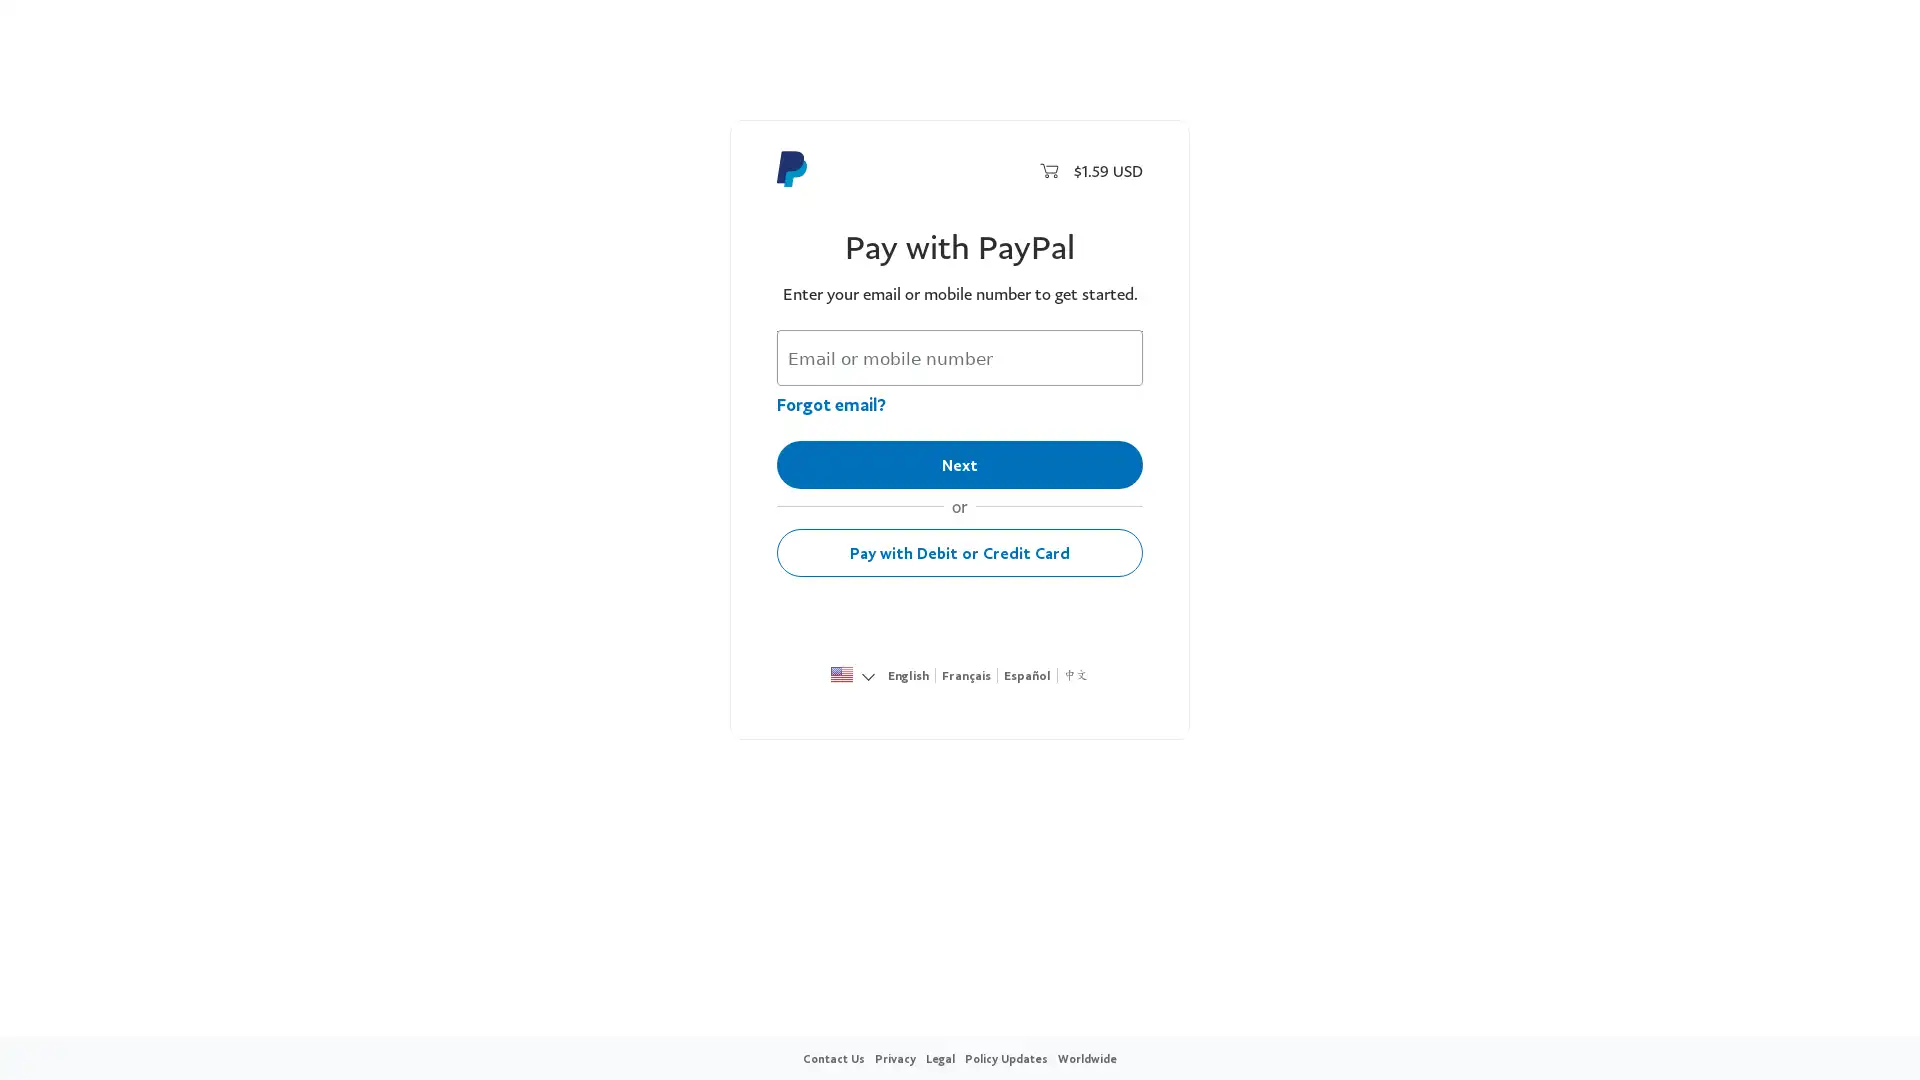 This screenshot has width=1920, height=1080. Describe the element at coordinates (960, 552) in the screenshot. I see `Pay with Debit or Credit Card` at that location.